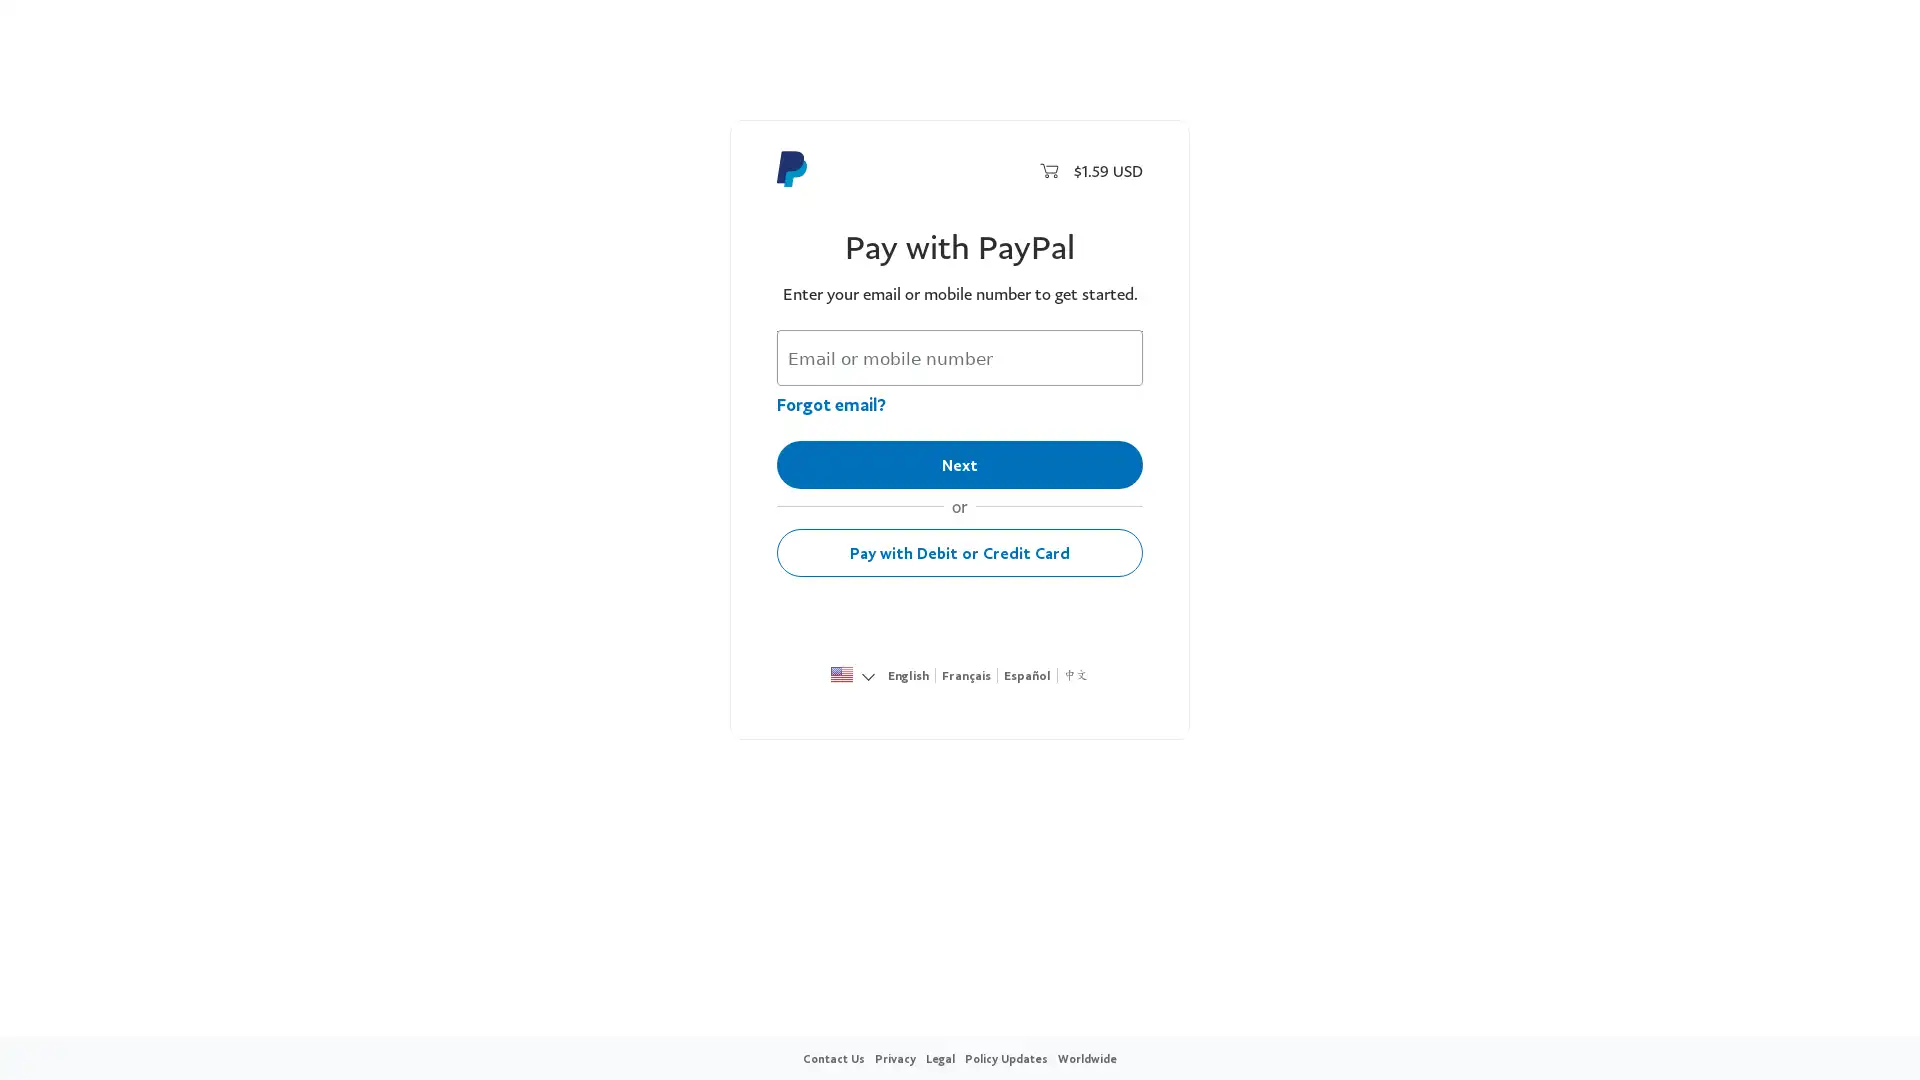 This screenshot has width=1920, height=1080. Describe the element at coordinates (960, 552) in the screenshot. I see `Pay with Debit or Credit Card` at that location.